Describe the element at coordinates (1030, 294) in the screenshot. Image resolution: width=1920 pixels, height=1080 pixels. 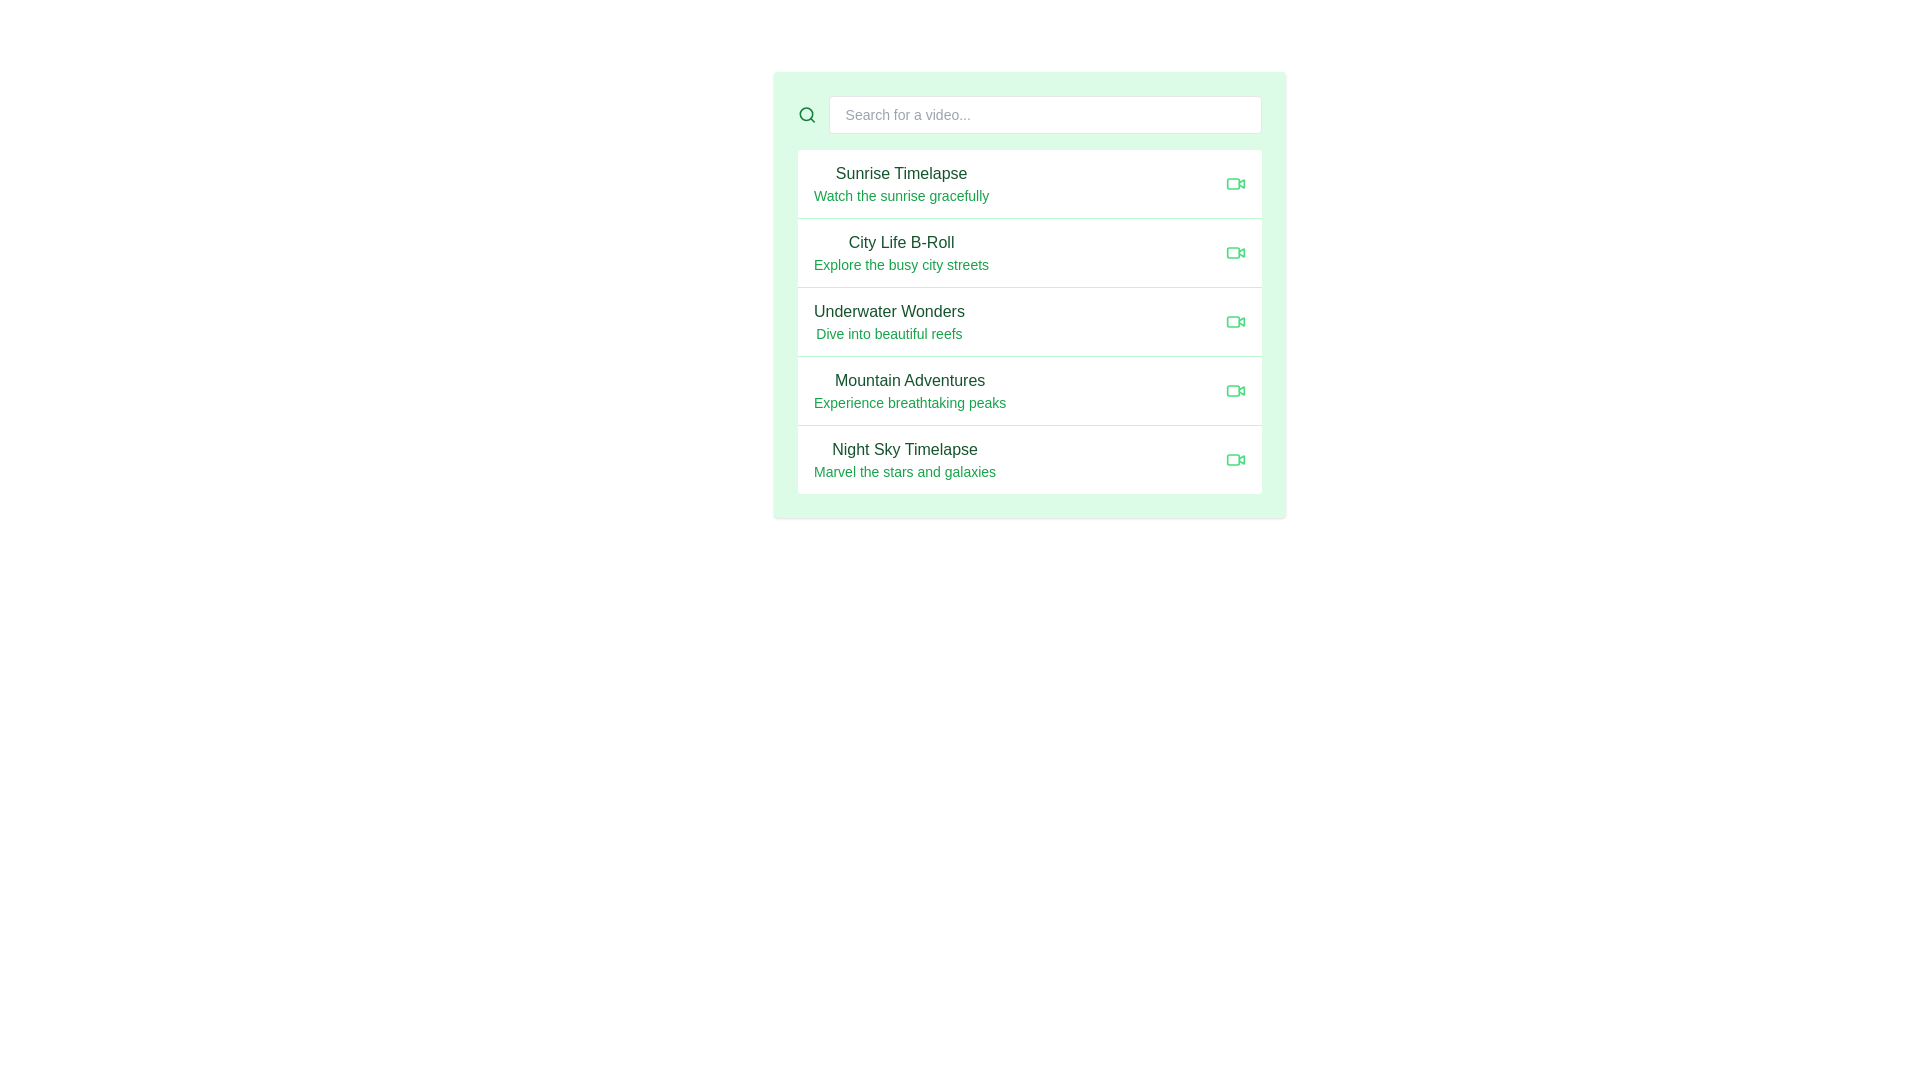
I see `the underwater exploration video card, which is the third item in a vertical list of cards, positioned below 'City Life B-Roll' and above 'Mountain Adventures'` at that location.